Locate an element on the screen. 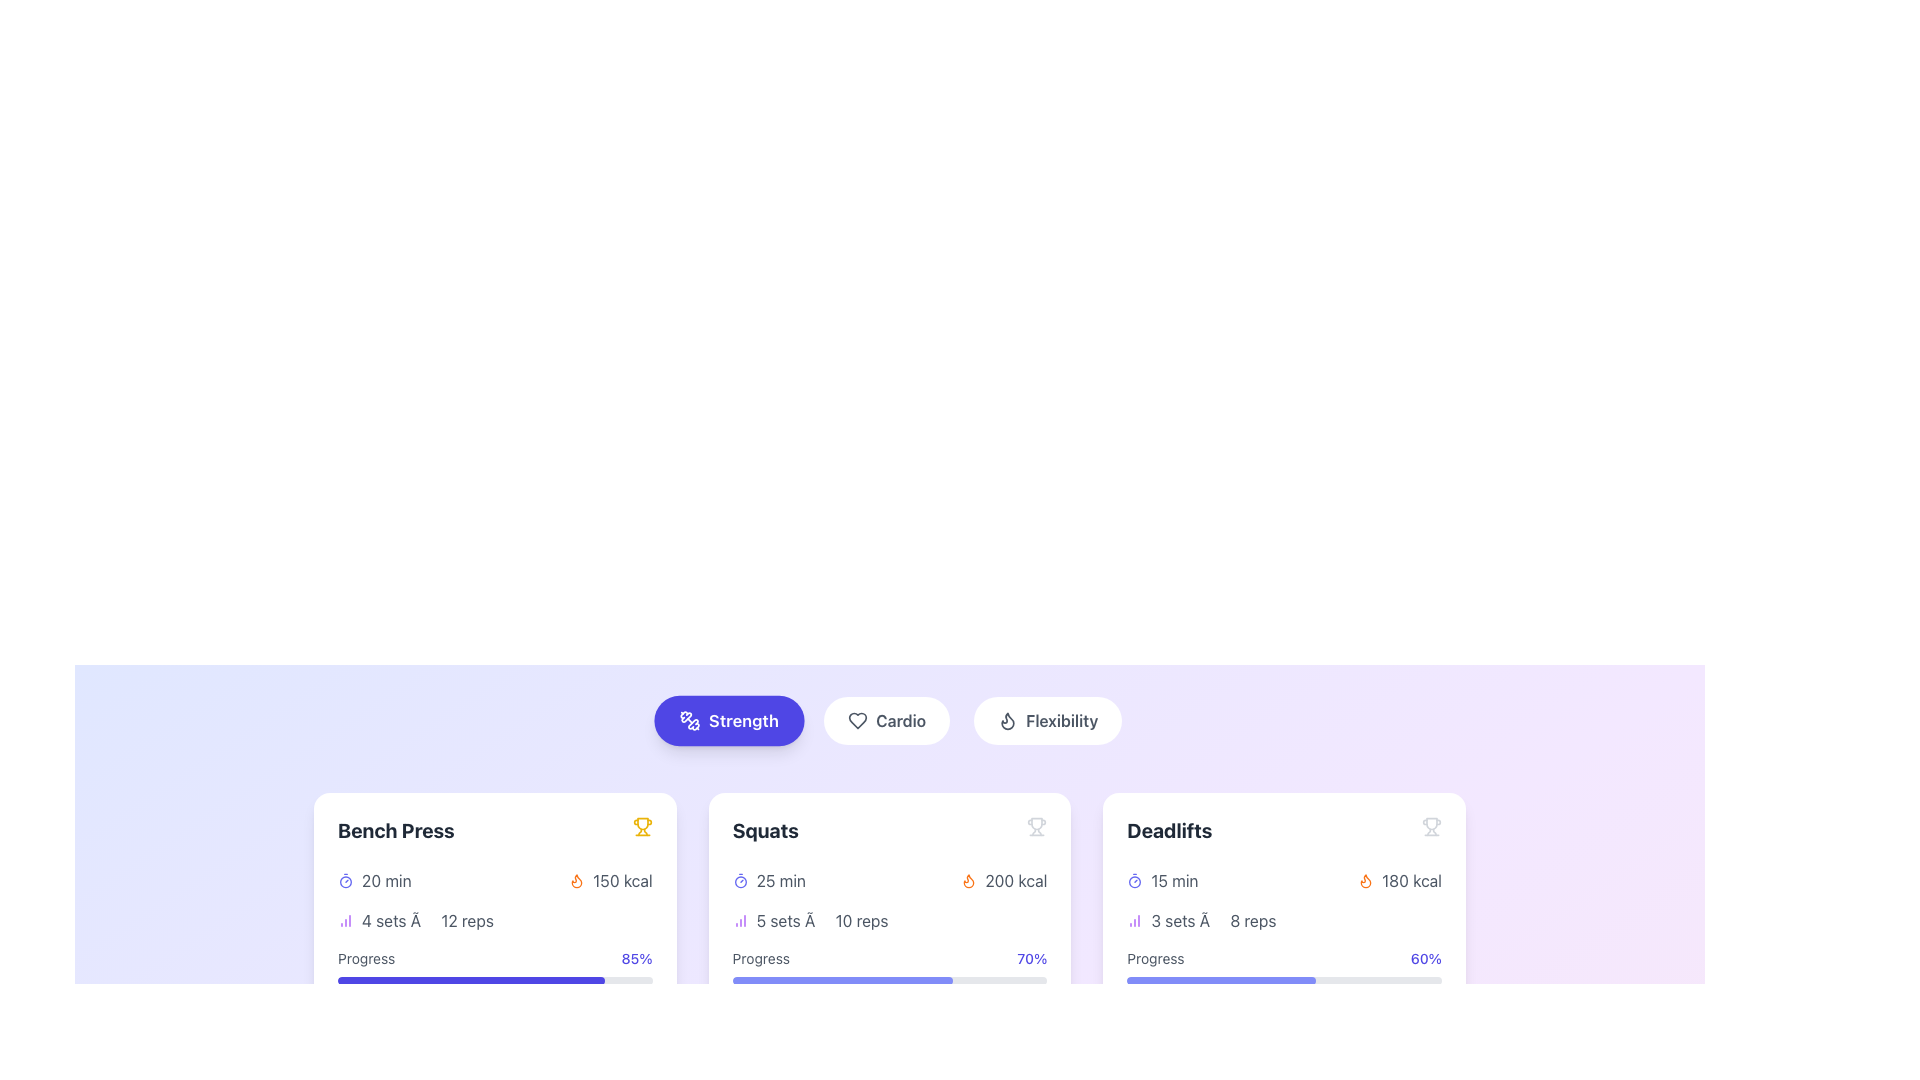 The image size is (1920, 1080). the progress bar located at the bottom of the 'Bench Press' card, just beneath the label 'Progress' and the percentage indicator '85% is located at coordinates (495, 979).